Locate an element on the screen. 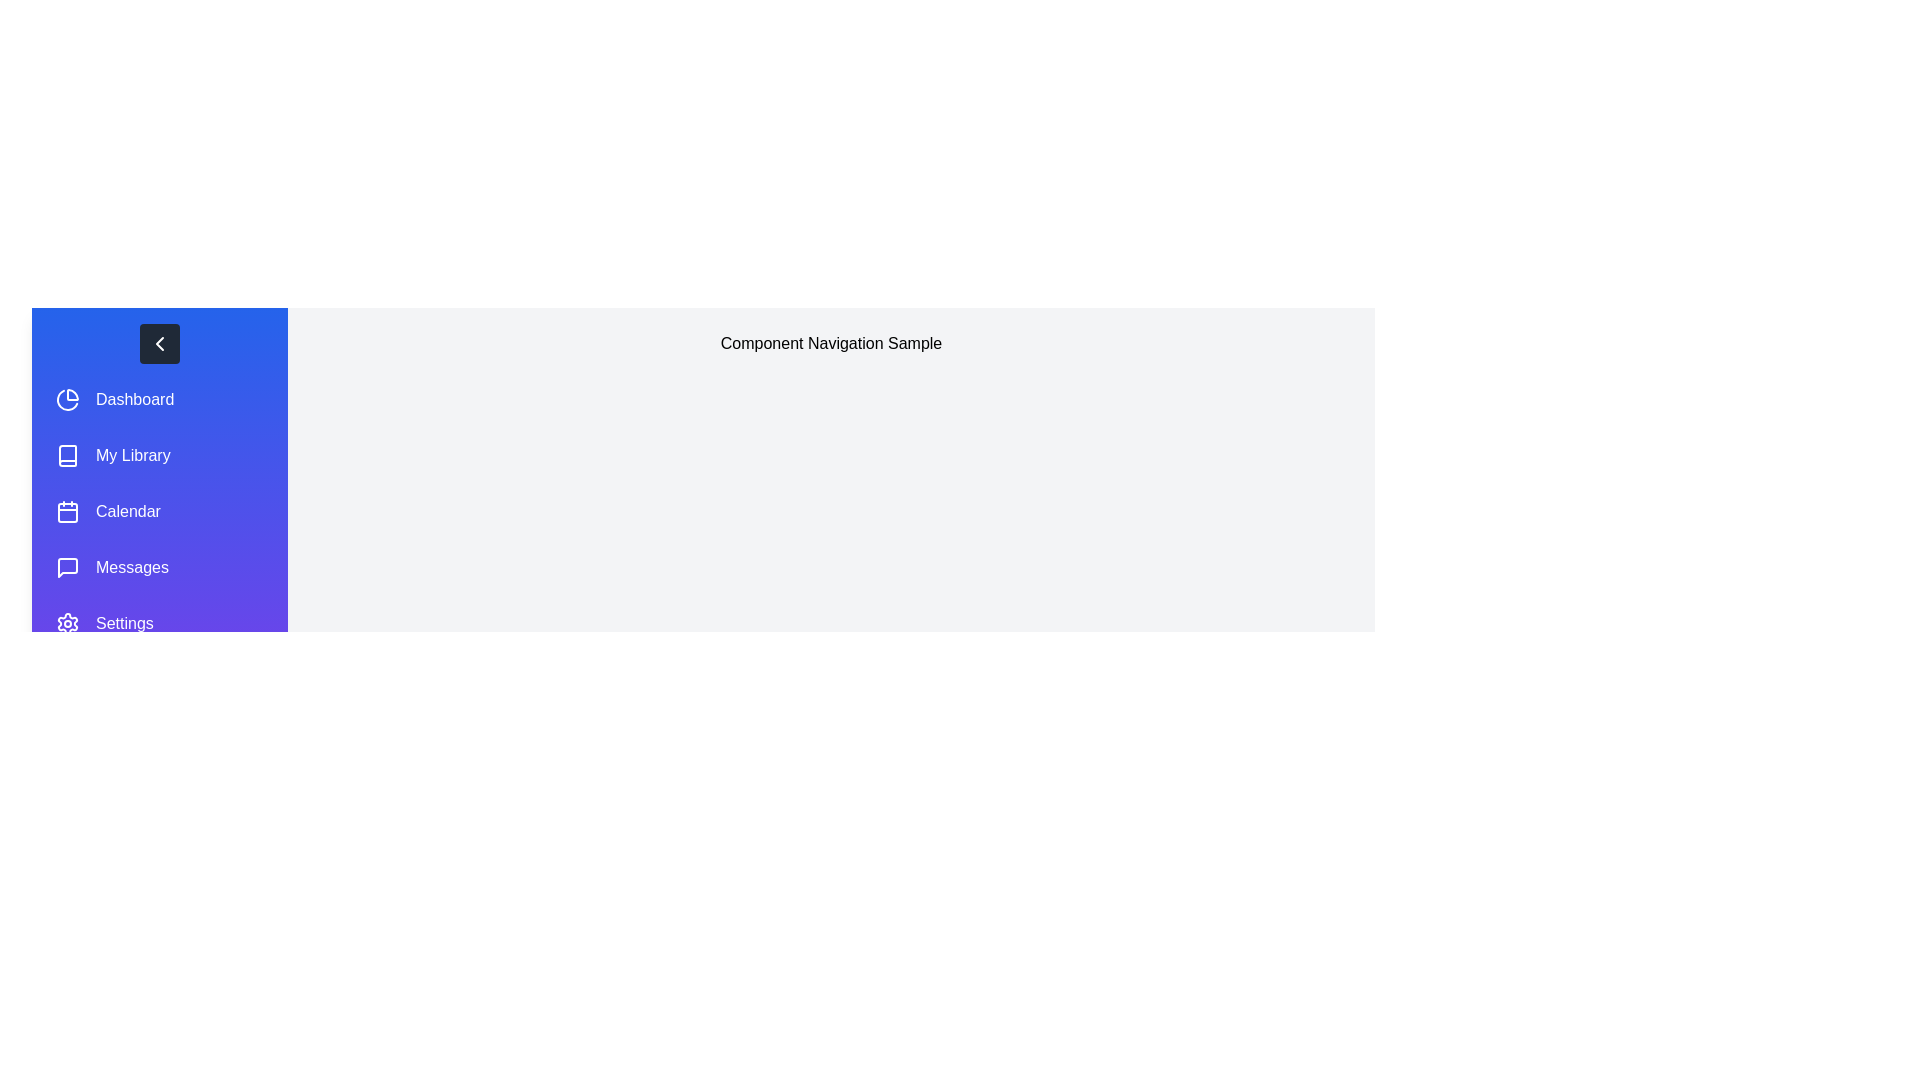 This screenshot has width=1920, height=1080. the menu item Settings from the navigation panel is located at coordinates (158, 623).